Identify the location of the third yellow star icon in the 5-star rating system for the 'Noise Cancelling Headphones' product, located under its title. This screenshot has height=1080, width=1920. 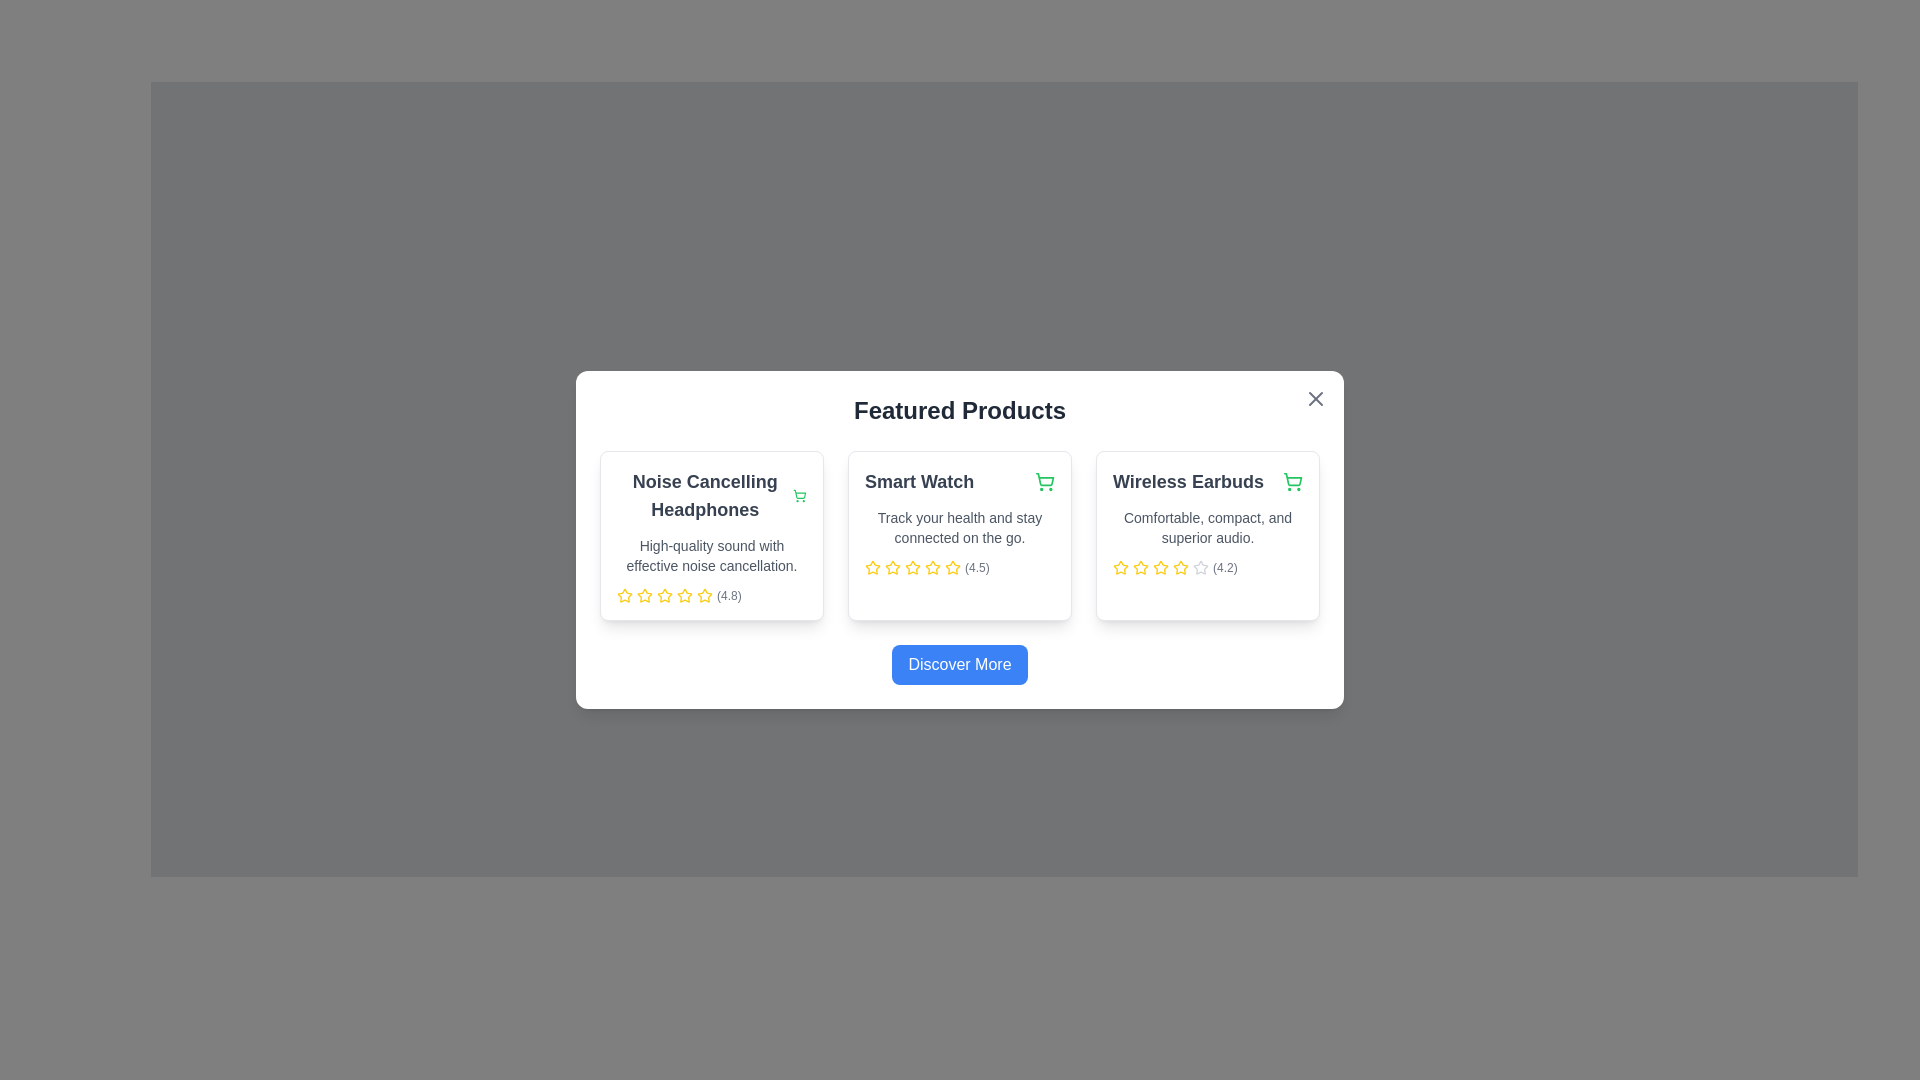
(644, 595).